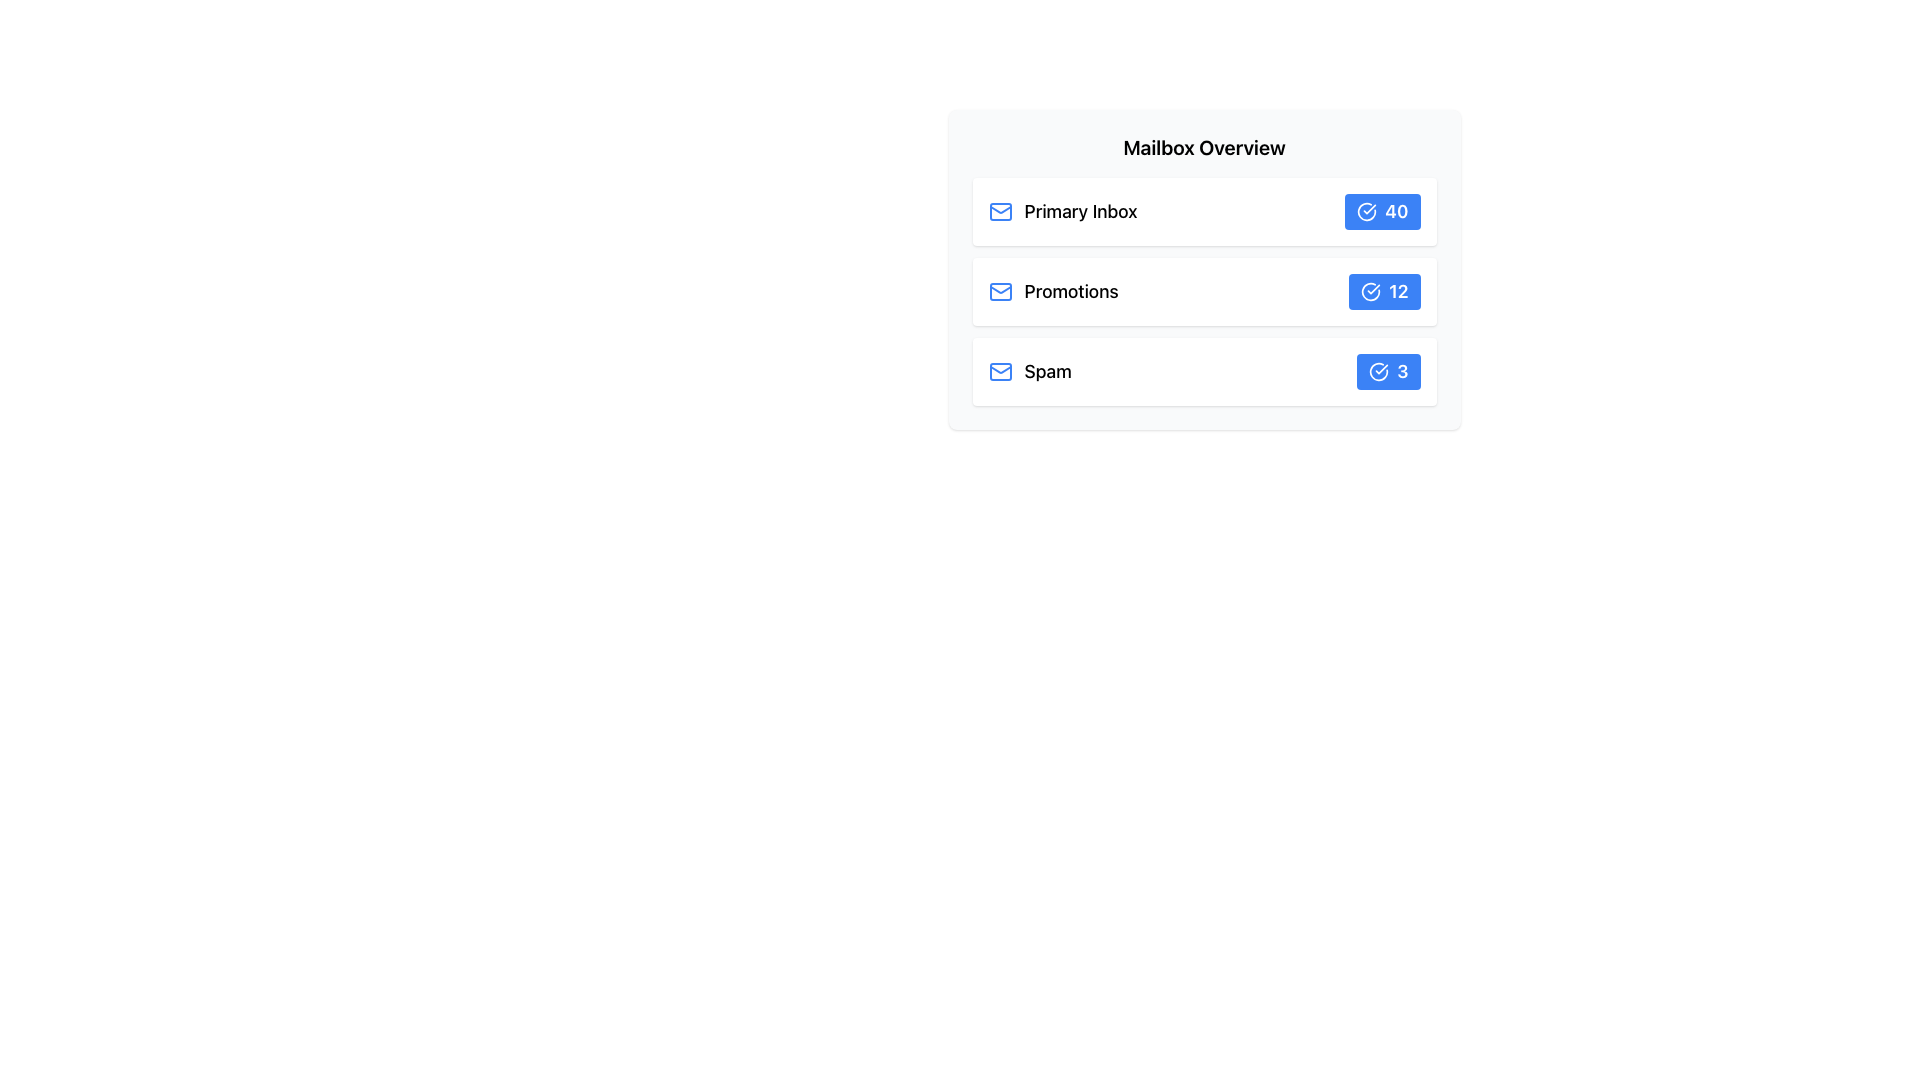 Image resolution: width=1920 pixels, height=1080 pixels. I want to click on the 'Promotions' category list item in the Mailbox Overview, so click(1203, 292).